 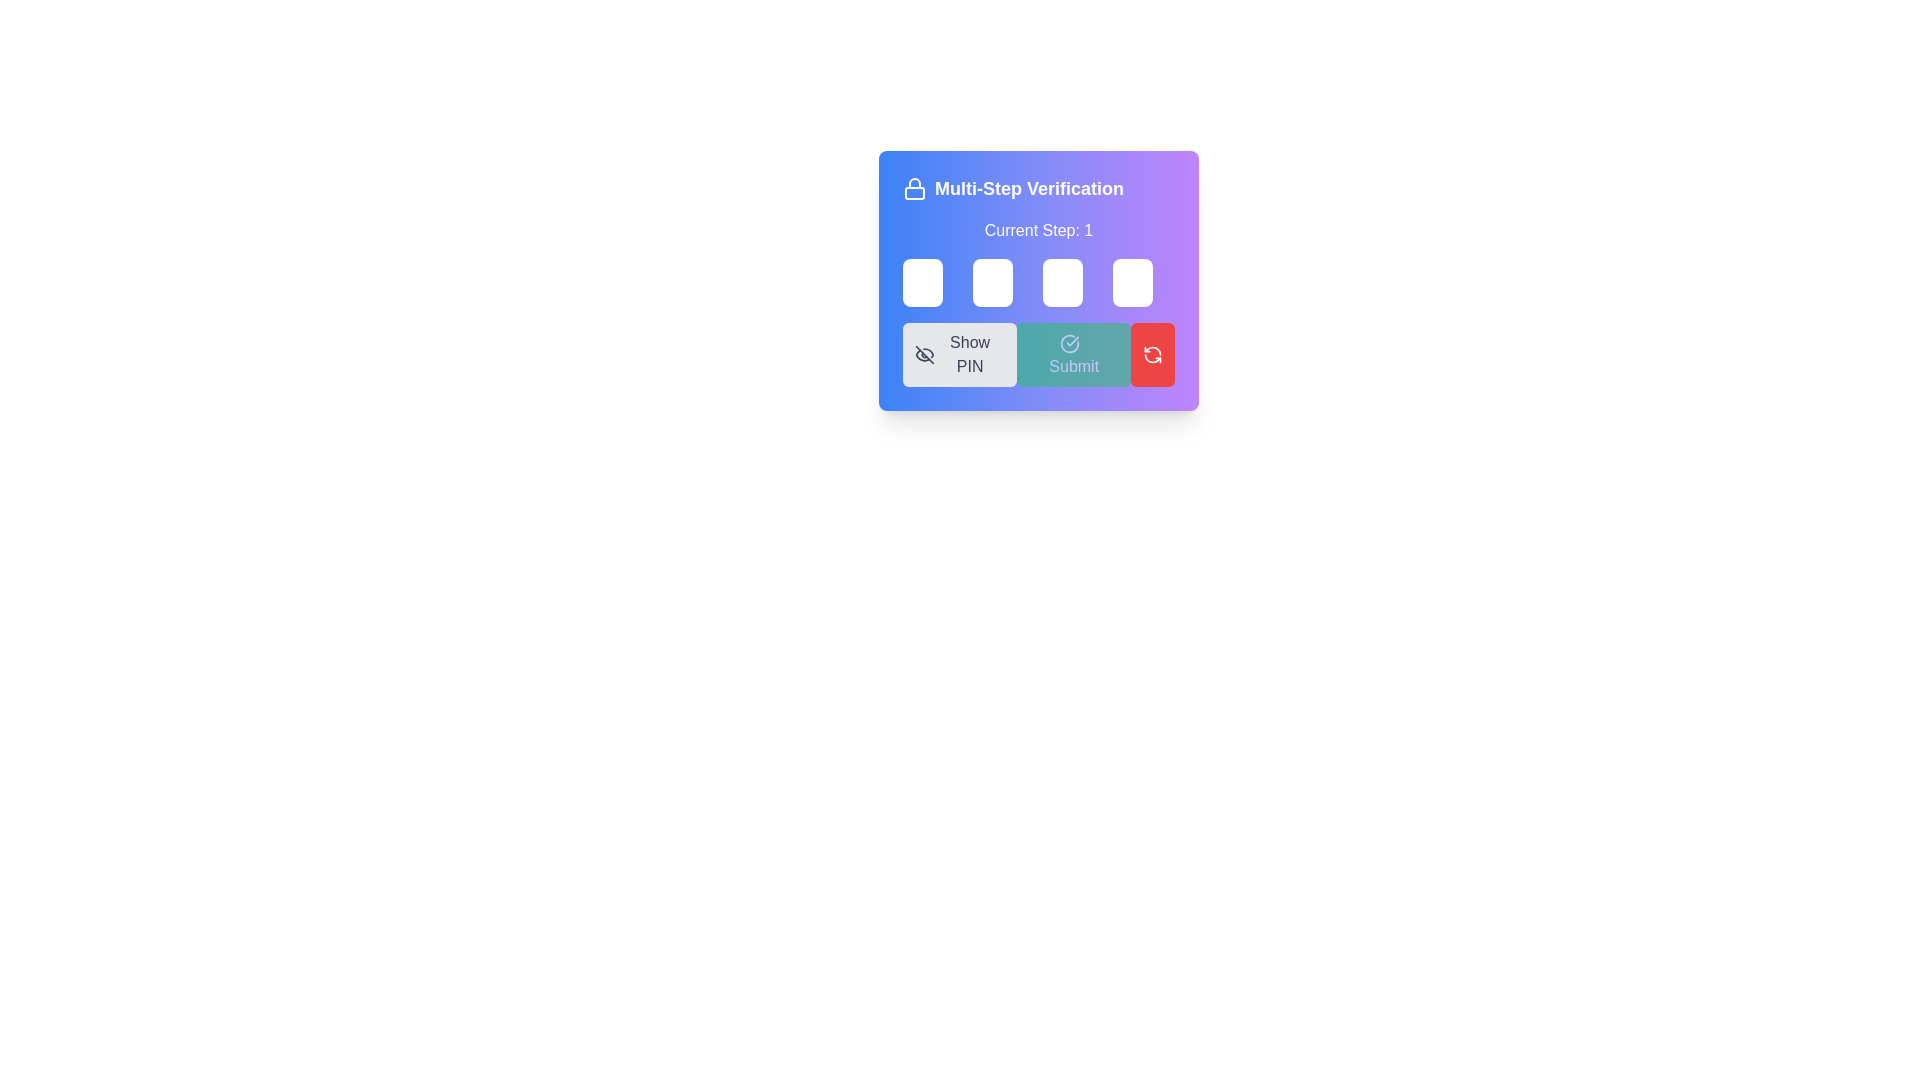 I want to click on the decorative circular icon within the 'Submit' button located in the lower middle section of the multi-step verification interface, so click(x=1069, y=342).